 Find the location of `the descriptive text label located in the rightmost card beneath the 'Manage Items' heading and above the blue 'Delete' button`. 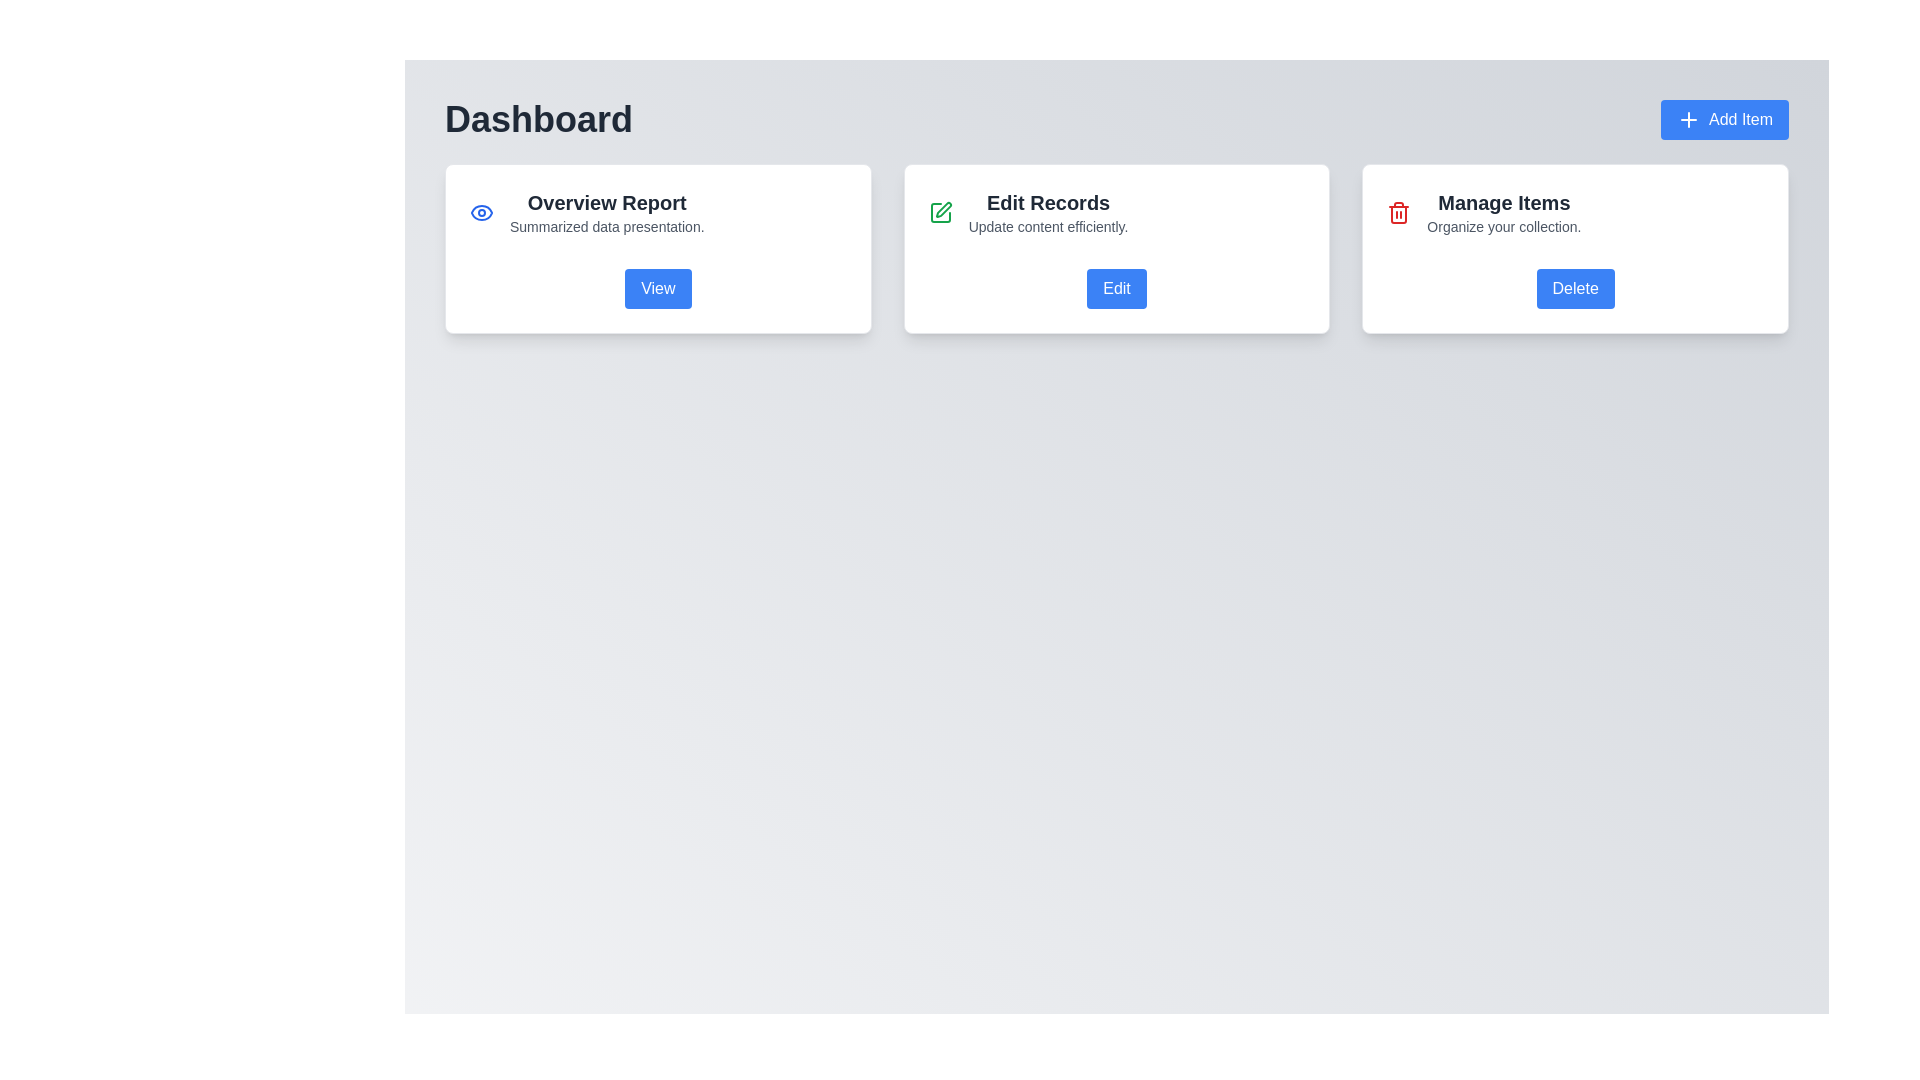

the descriptive text label located in the rightmost card beneath the 'Manage Items' heading and above the blue 'Delete' button is located at coordinates (1504, 226).